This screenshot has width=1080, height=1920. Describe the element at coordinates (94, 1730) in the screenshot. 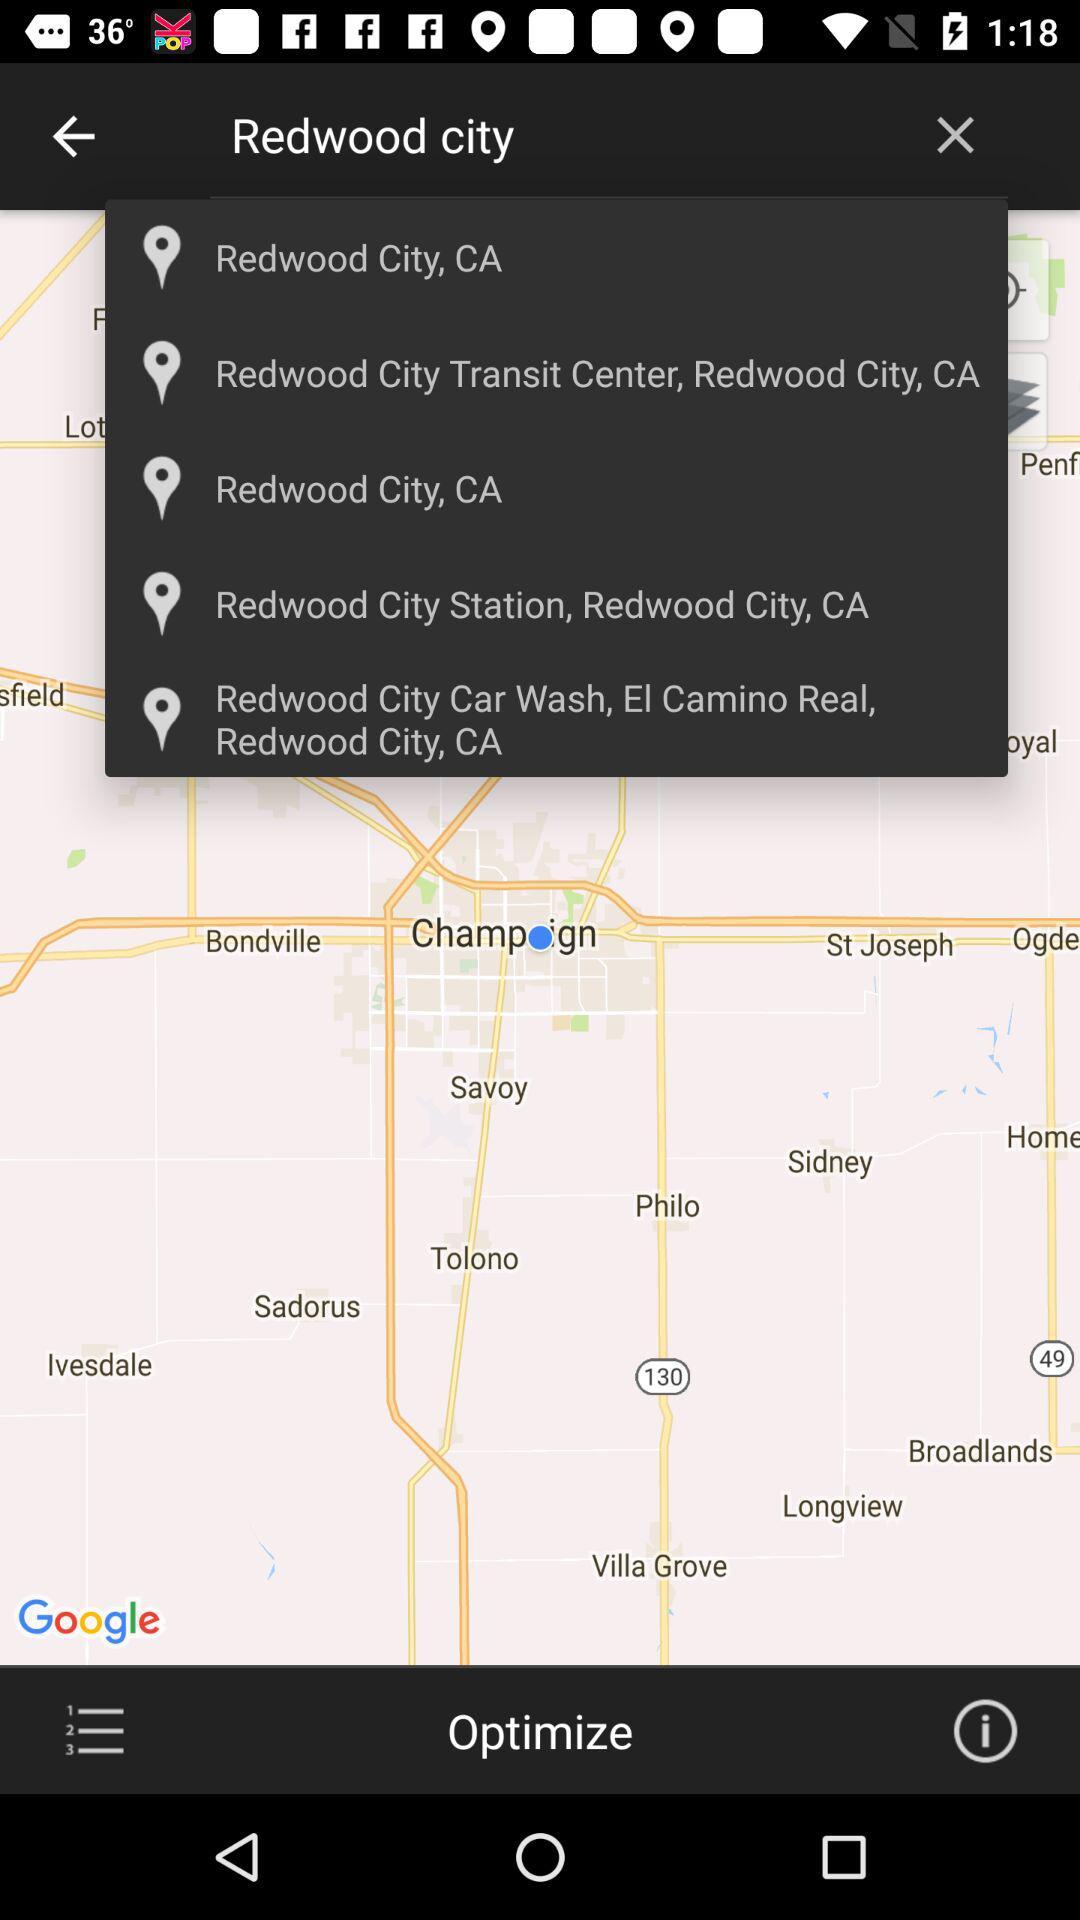

I see `open menu option` at that location.